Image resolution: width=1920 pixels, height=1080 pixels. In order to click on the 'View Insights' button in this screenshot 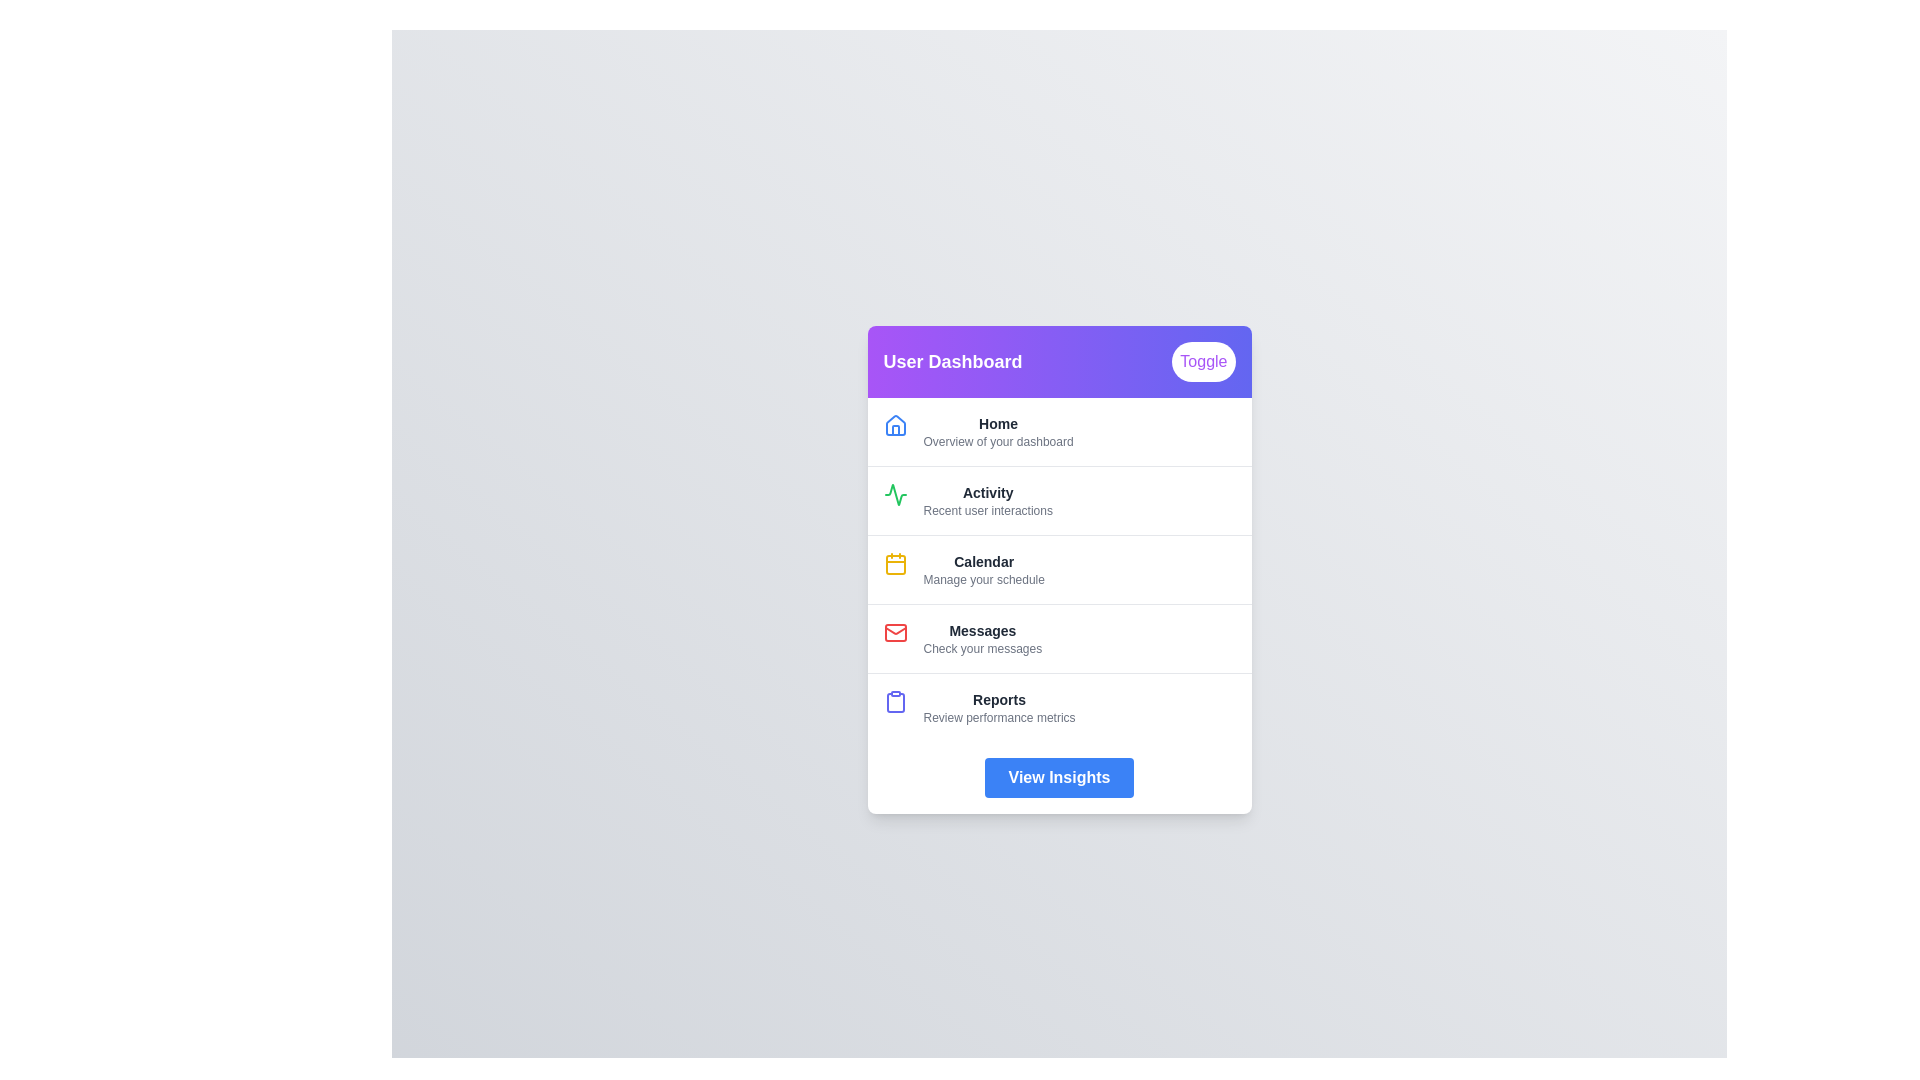, I will do `click(1058, 777)`.